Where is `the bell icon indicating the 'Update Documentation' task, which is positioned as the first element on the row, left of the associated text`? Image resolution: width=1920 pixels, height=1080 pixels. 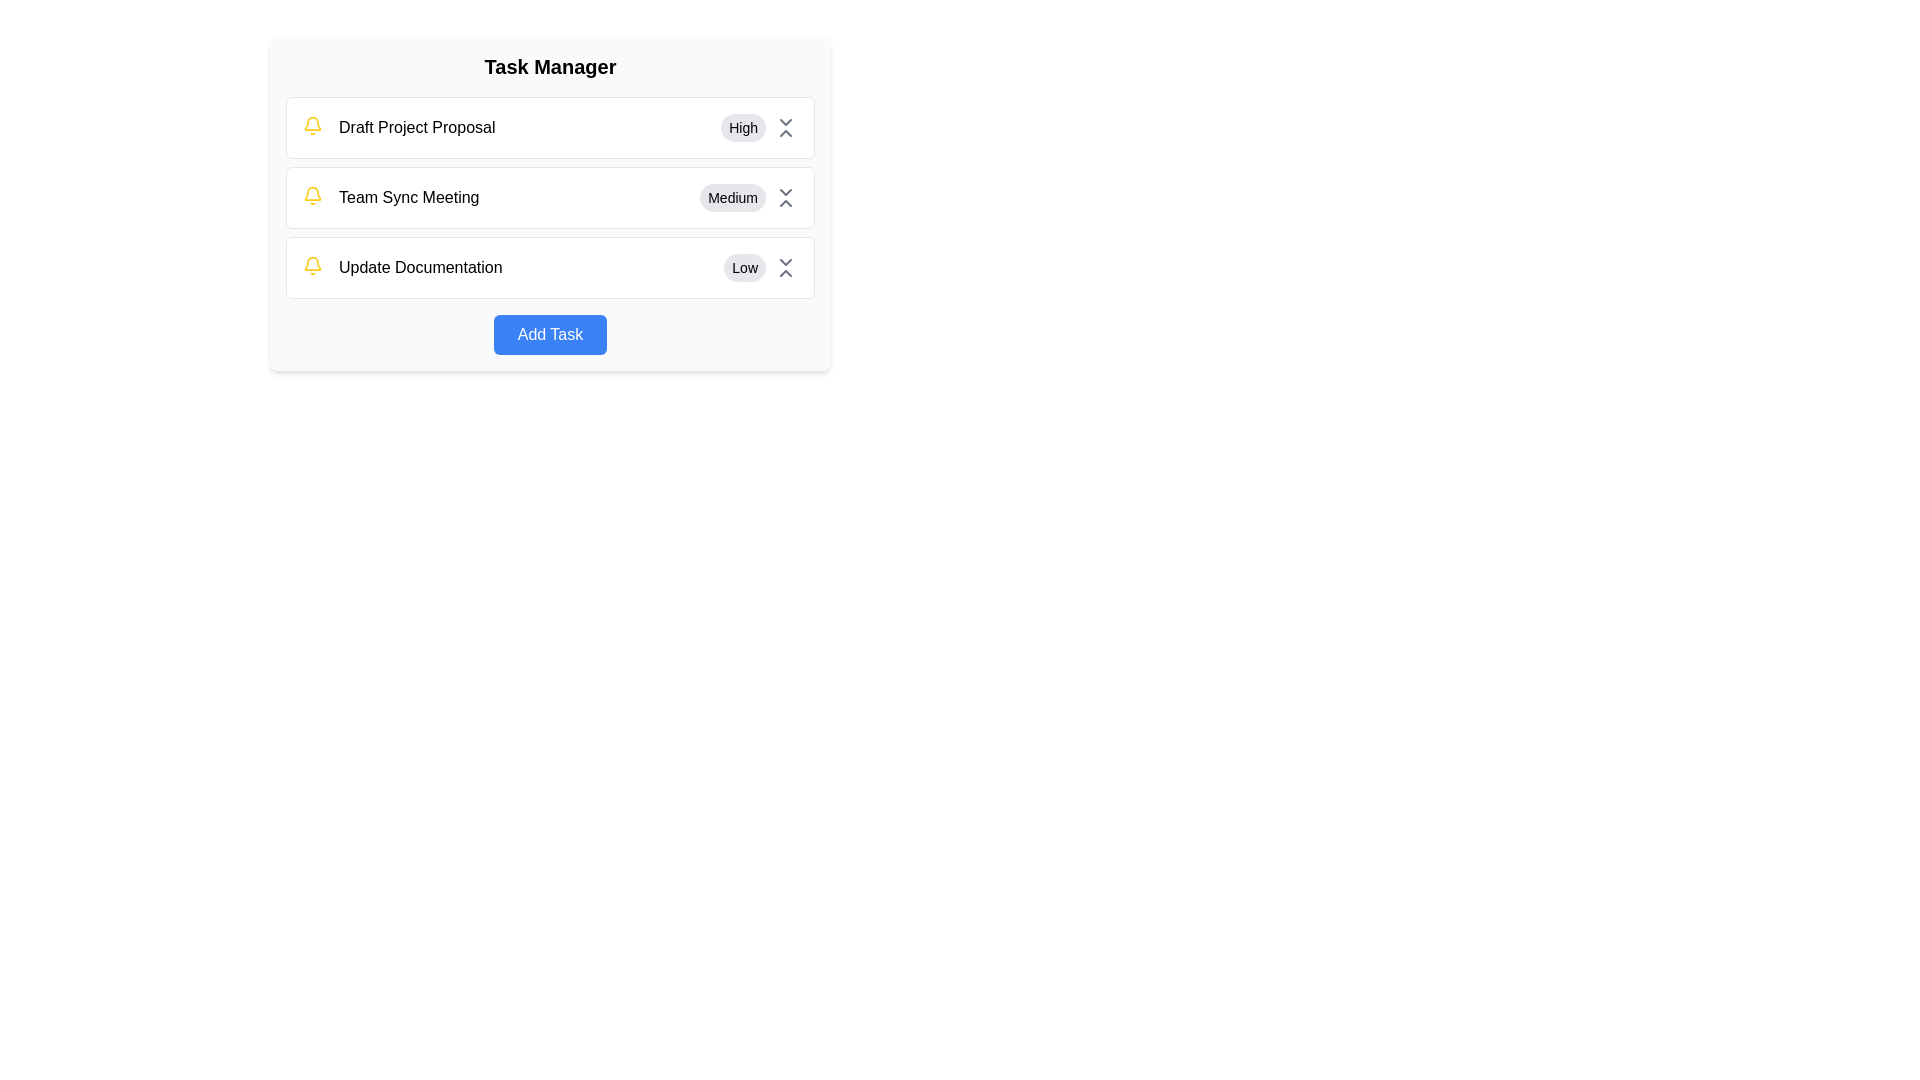
the bell icon indicating the 'Update Documentation' task, which is positioned as the first element on the row, left of the associated text is located at coordinates (311, 265).